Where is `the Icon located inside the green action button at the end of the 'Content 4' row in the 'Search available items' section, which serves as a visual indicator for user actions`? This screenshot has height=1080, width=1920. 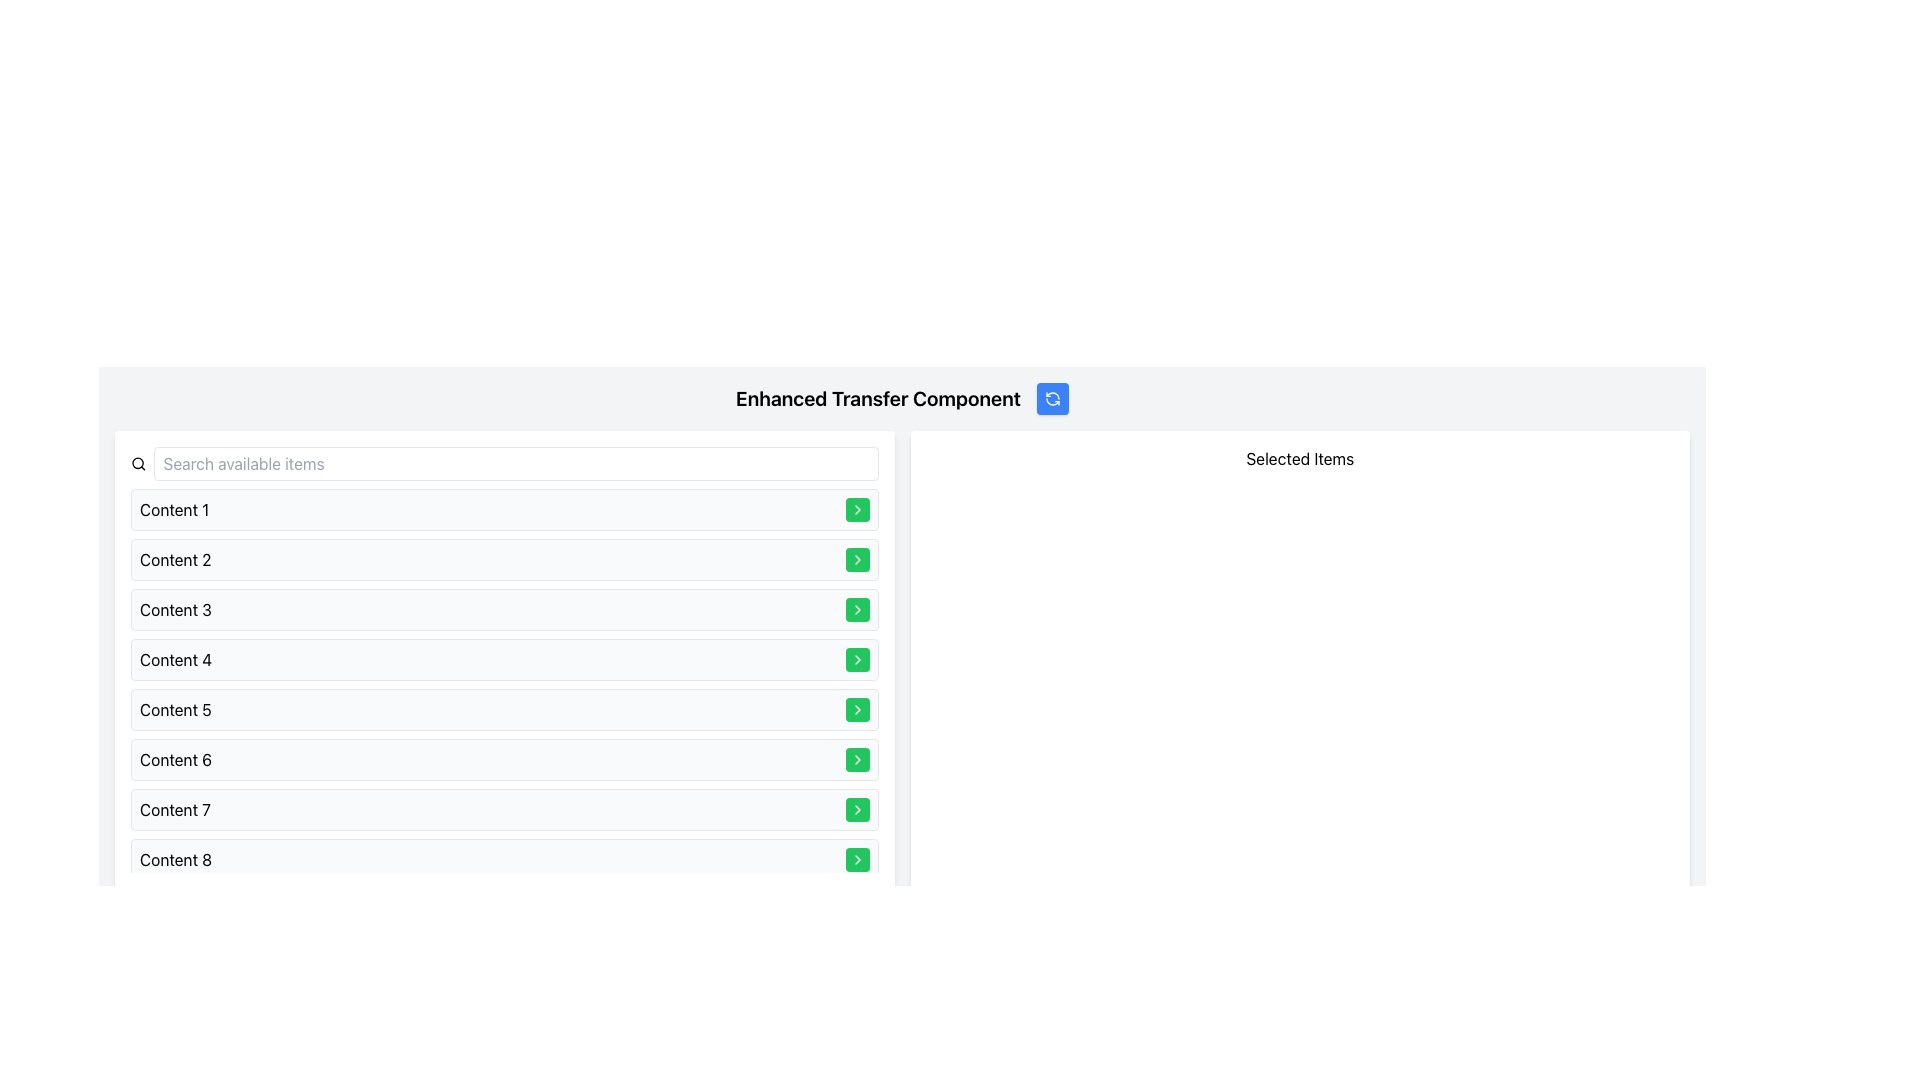
the Icon located inside the green action button at the end of the 'Content 4' row in the 'Search available items' section, which serves as a visual indicator for user actions is located at coordinates (857, 608).